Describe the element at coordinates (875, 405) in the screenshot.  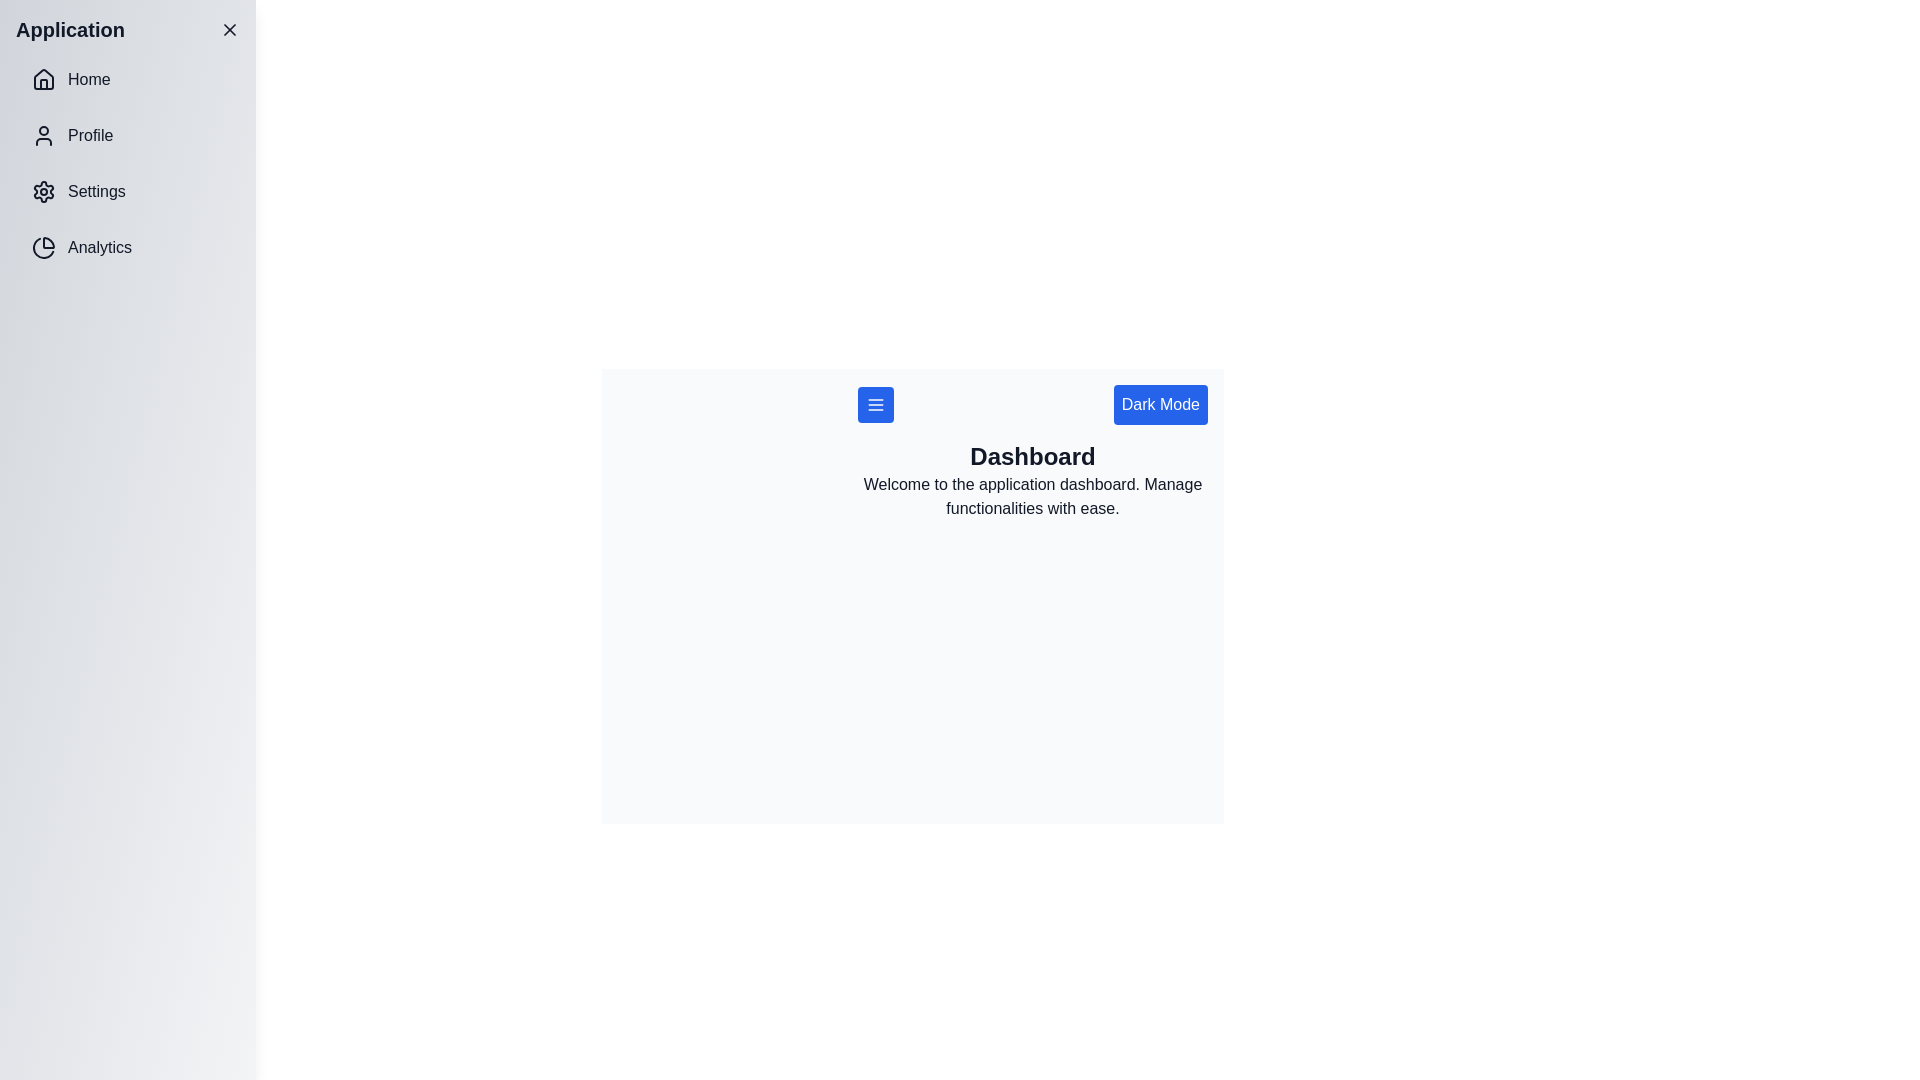
I see `the menu toggle button located within a blue button at the top-left corner of the central panel` at that location.